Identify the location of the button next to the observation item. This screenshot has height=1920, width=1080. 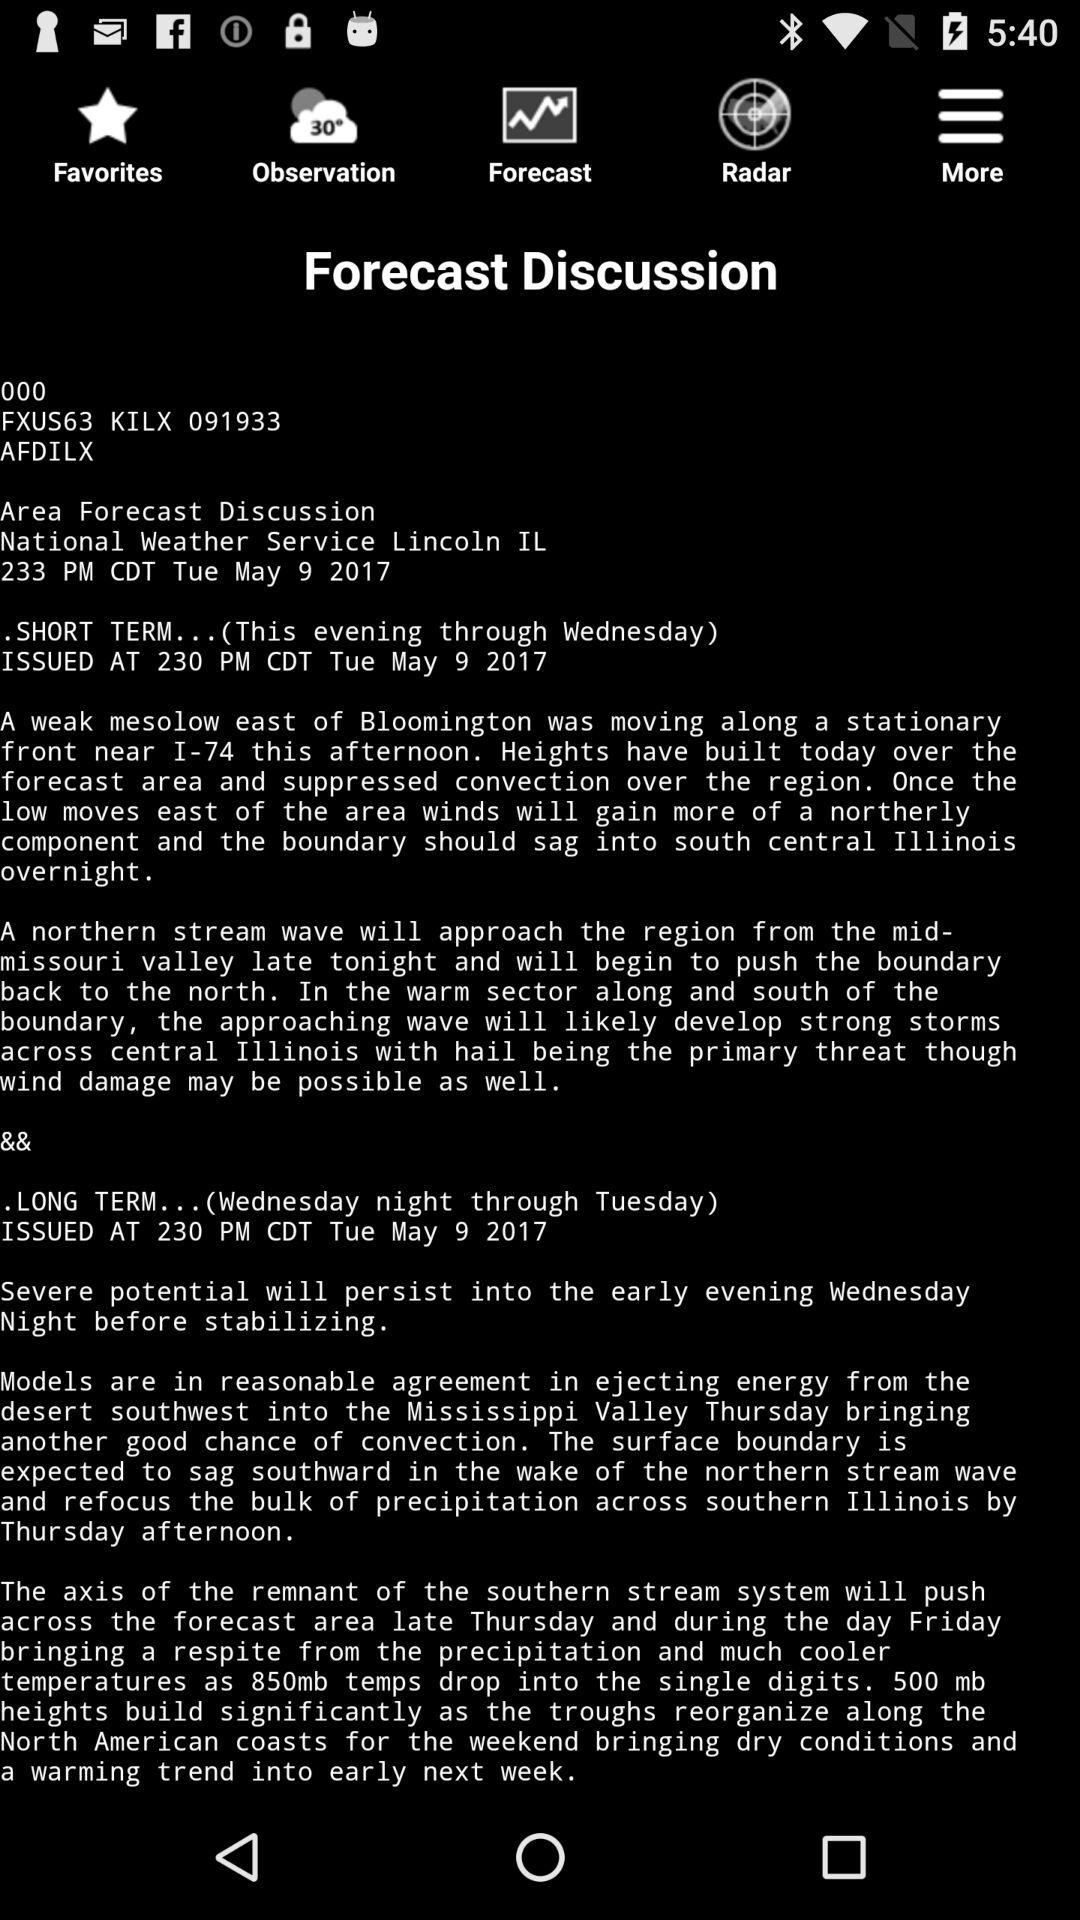
(108, 124).